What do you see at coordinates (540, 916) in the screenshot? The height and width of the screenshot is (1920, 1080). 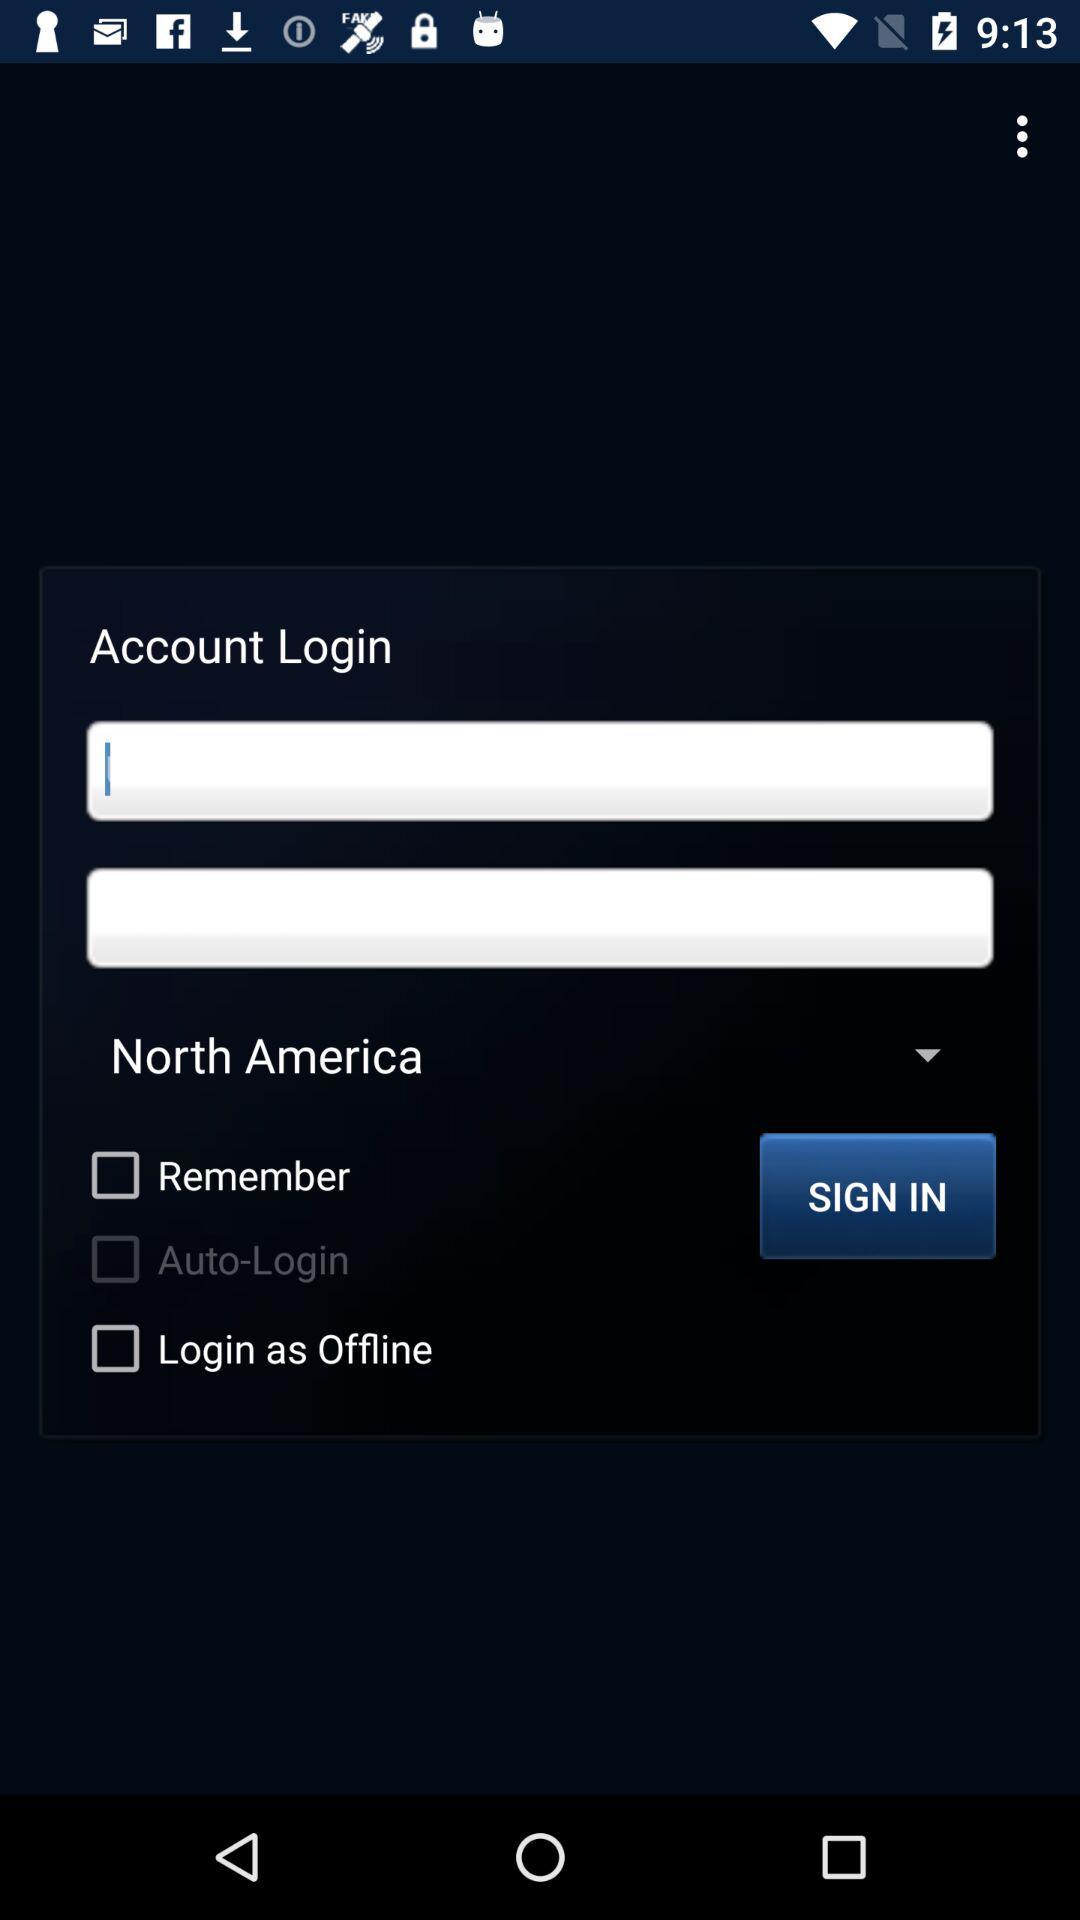 I see `password input on a form` at bounding box center [540, 916].